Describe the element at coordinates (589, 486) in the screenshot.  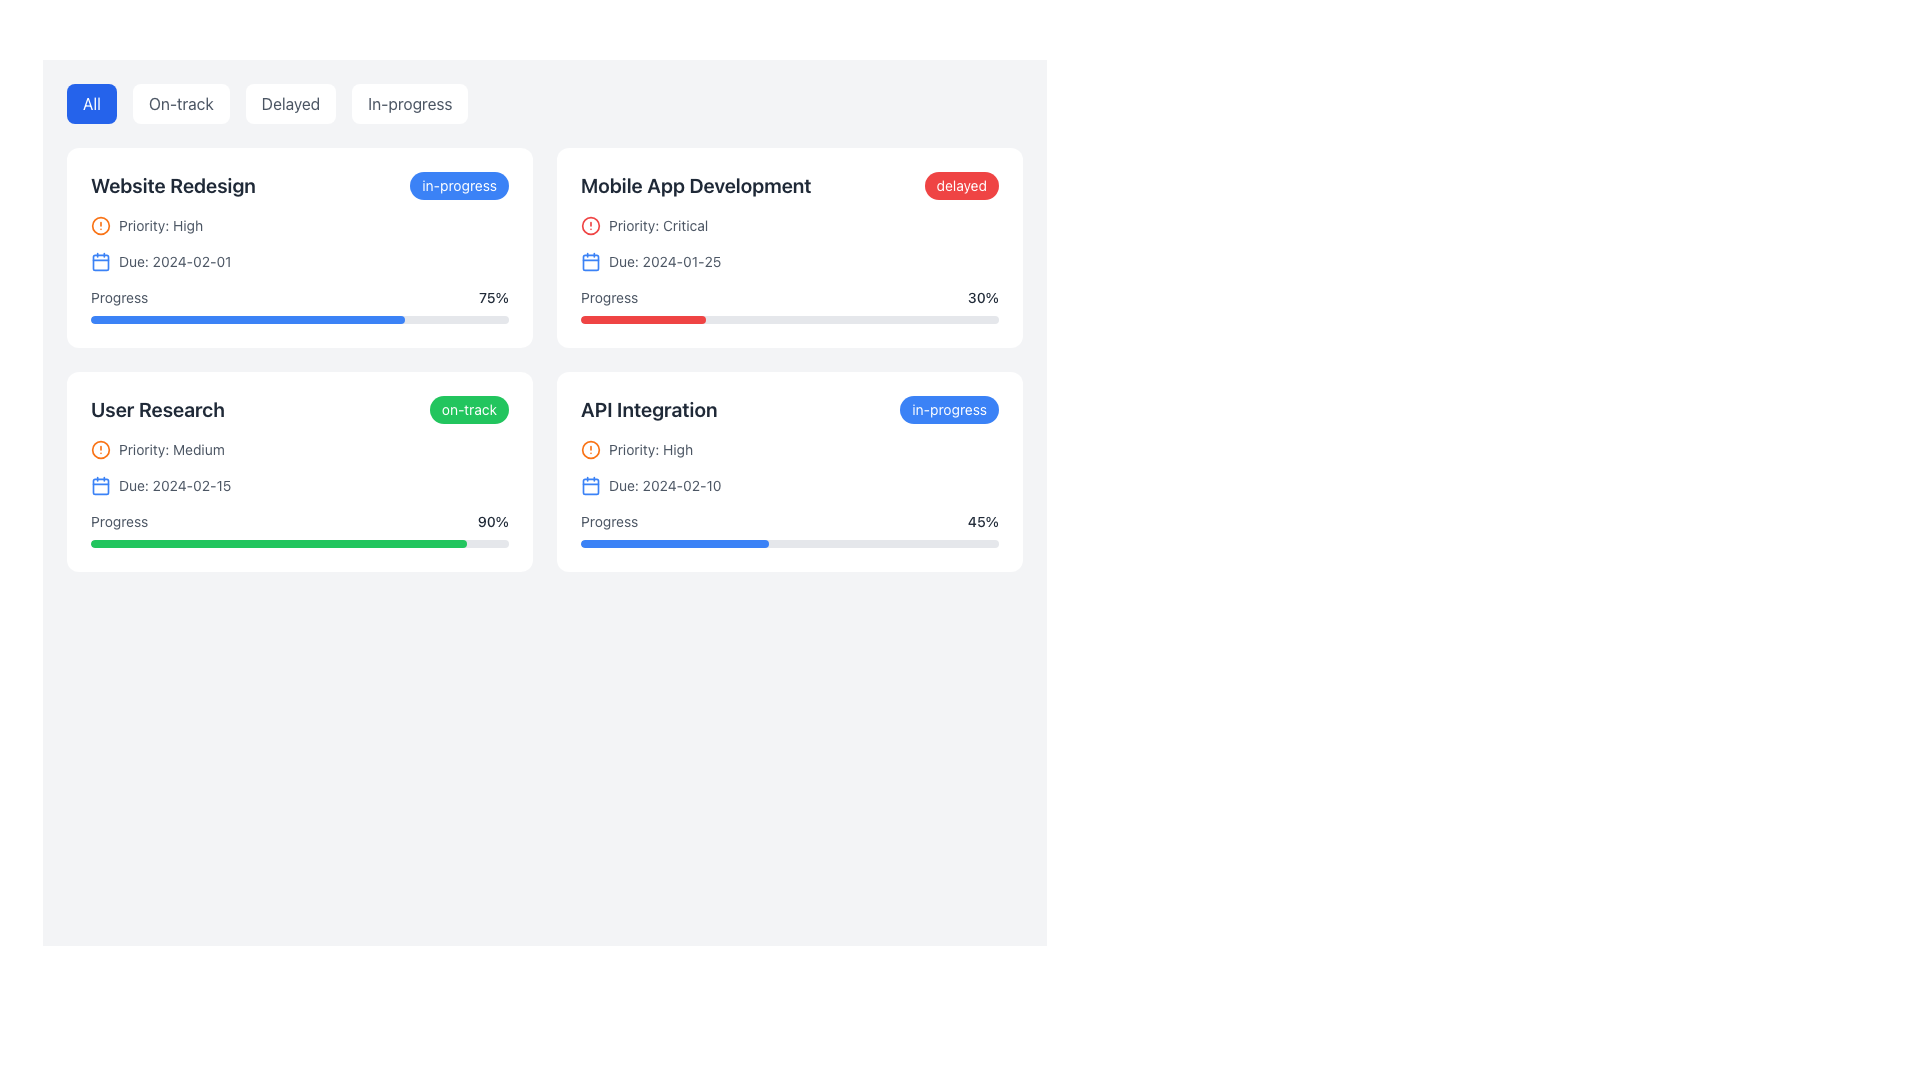
I see `the Icon subcomponent (rectangle within calendar icon) that visually represents the calendar's main body, located within the 'Due Date' line of the 'API Integration' card in the bottom-right area` at that location.